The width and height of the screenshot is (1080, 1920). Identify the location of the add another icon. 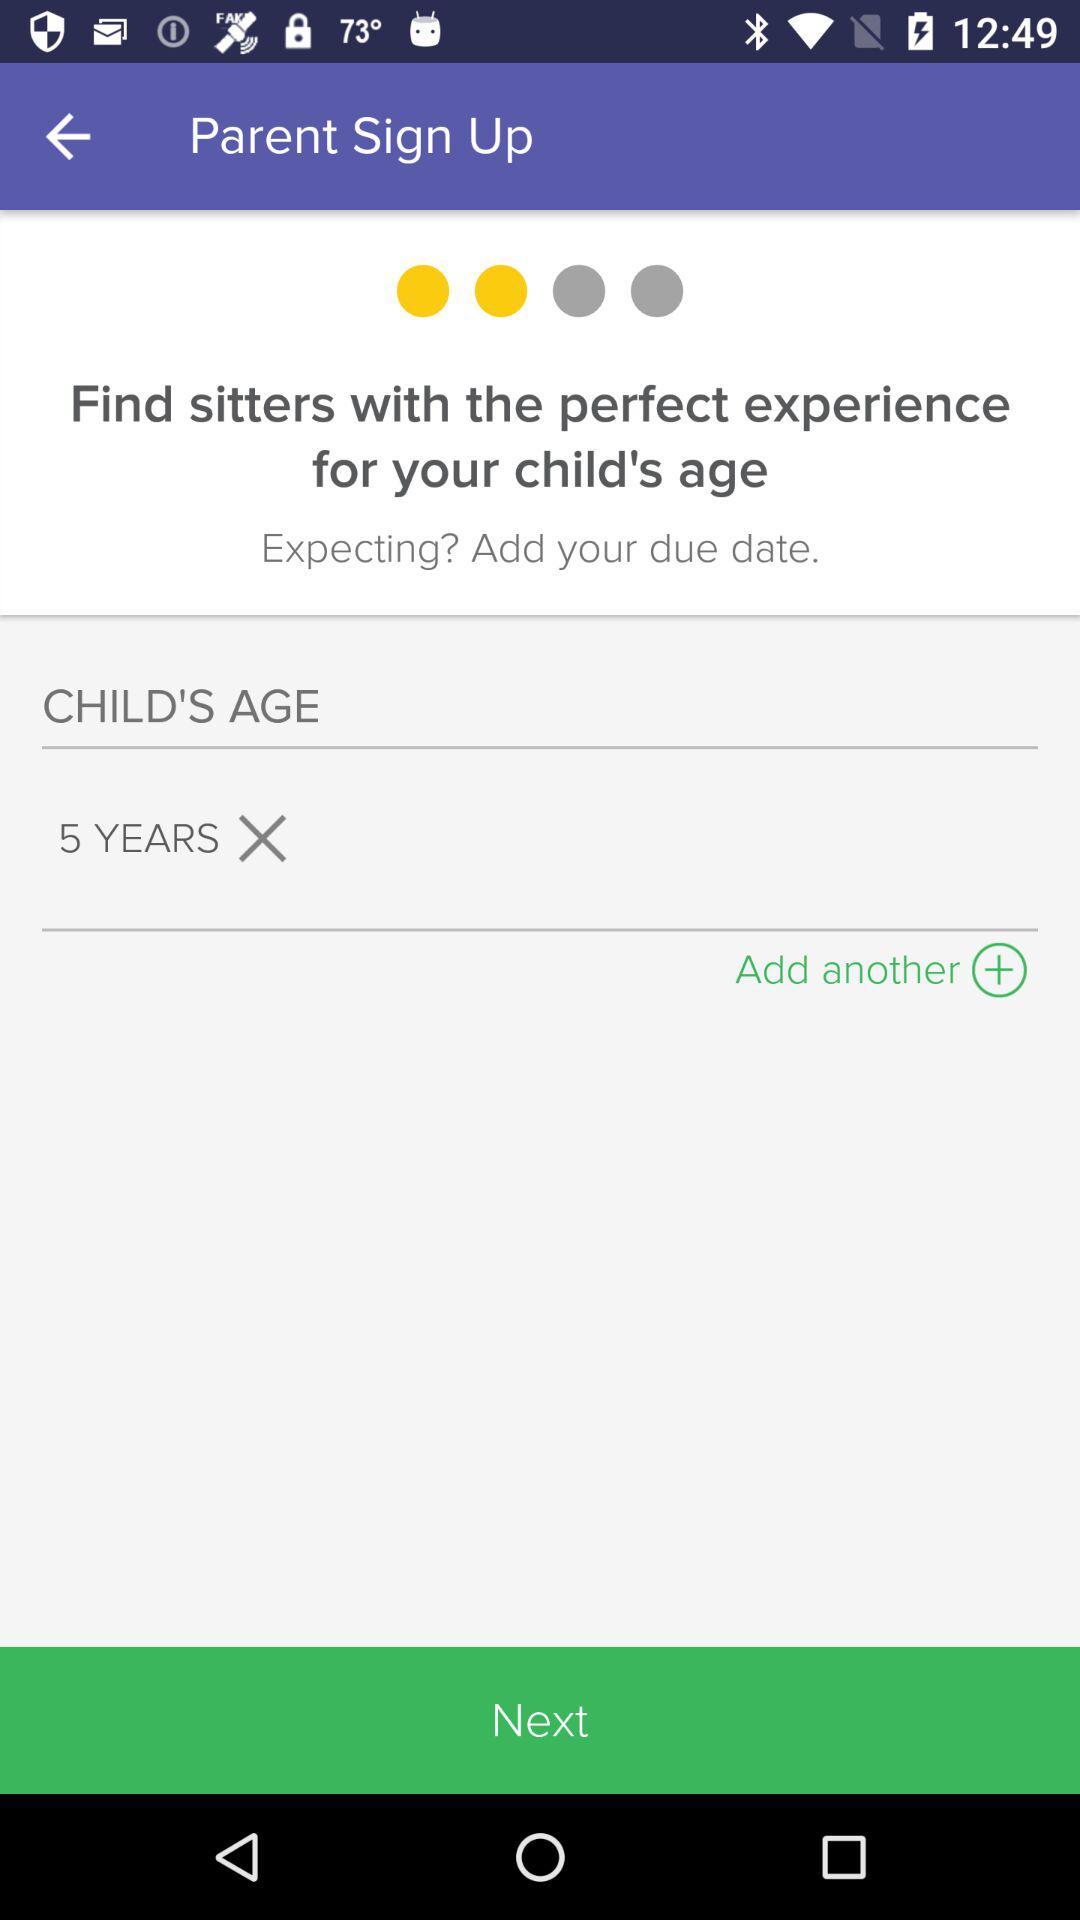
(880, 964).